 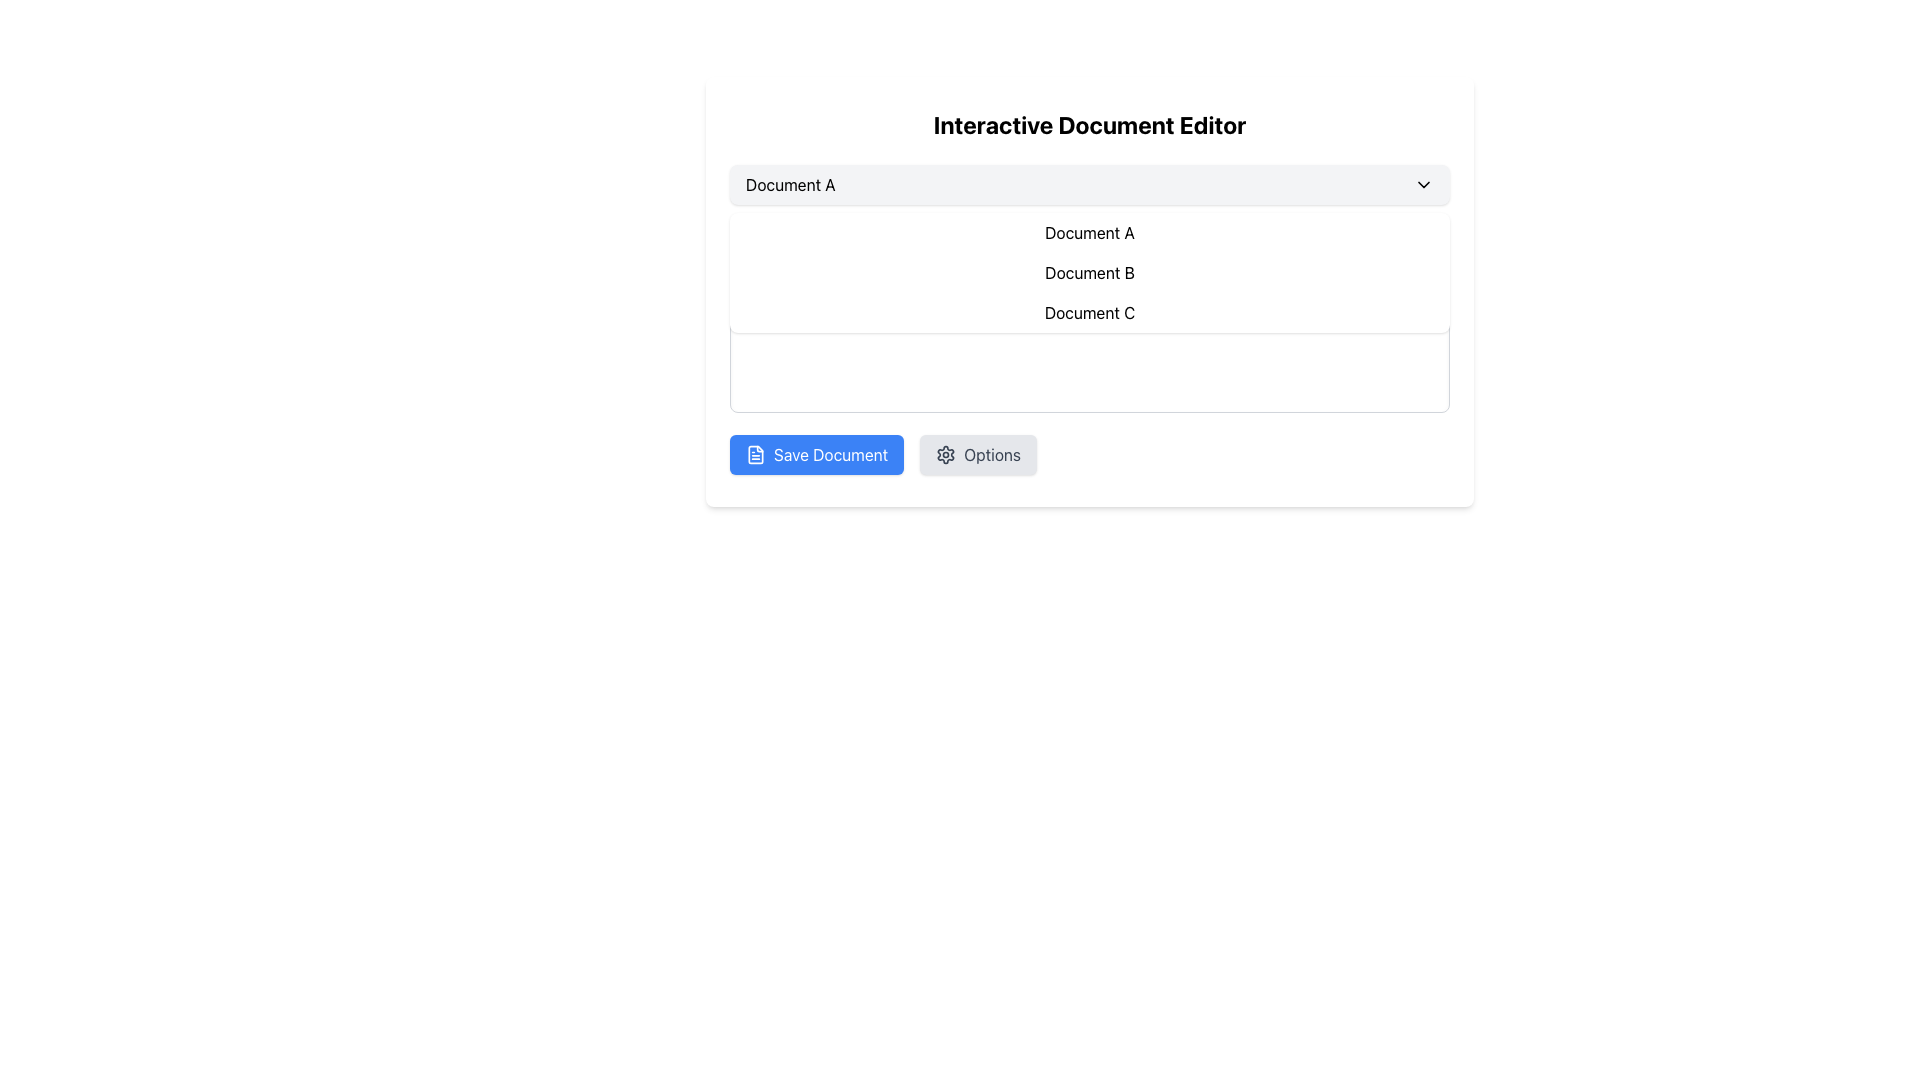 What do you see at coordinates (817, 455) in the screenshot?
I see `the 'Save Document' button, which is a rectangular button with rounded corners, blue background, and white text` at bounding box center [817, 455].